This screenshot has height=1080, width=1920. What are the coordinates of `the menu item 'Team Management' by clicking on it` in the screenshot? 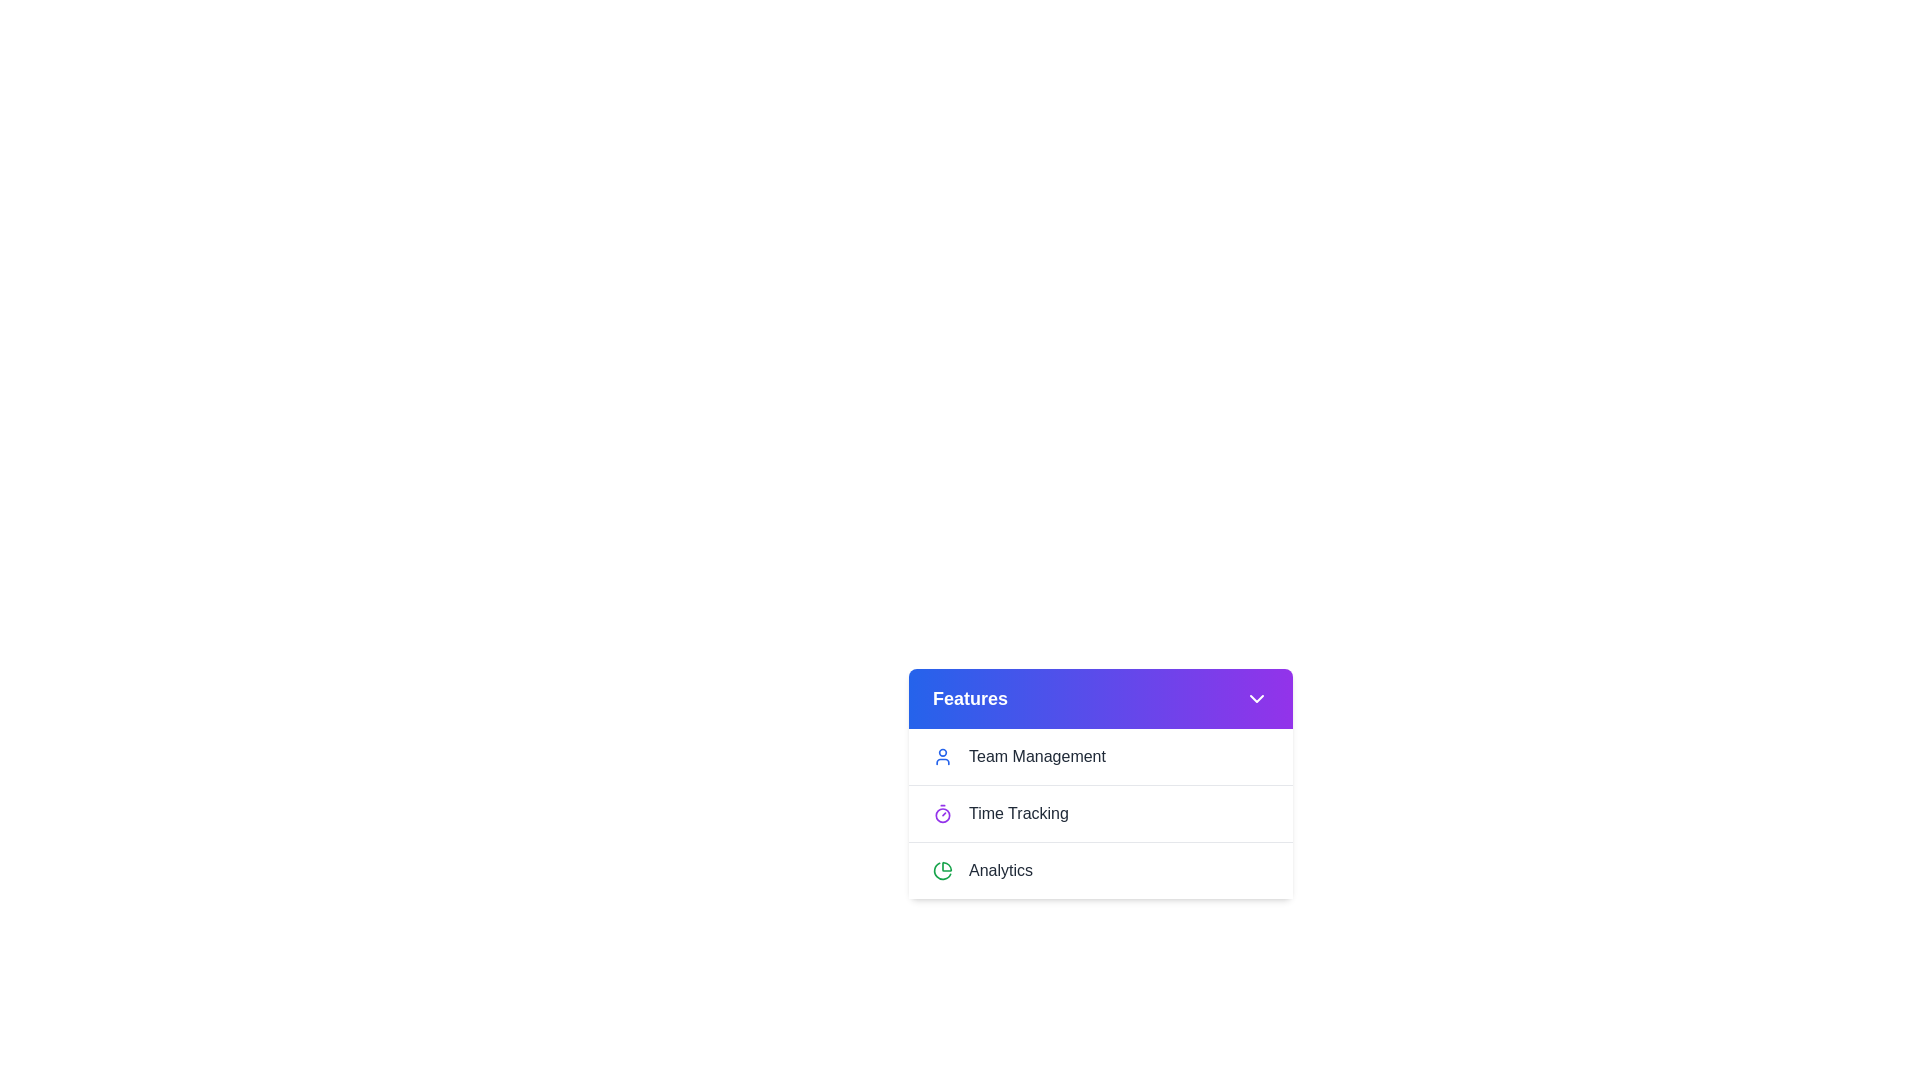 It's located at (1099, 756).